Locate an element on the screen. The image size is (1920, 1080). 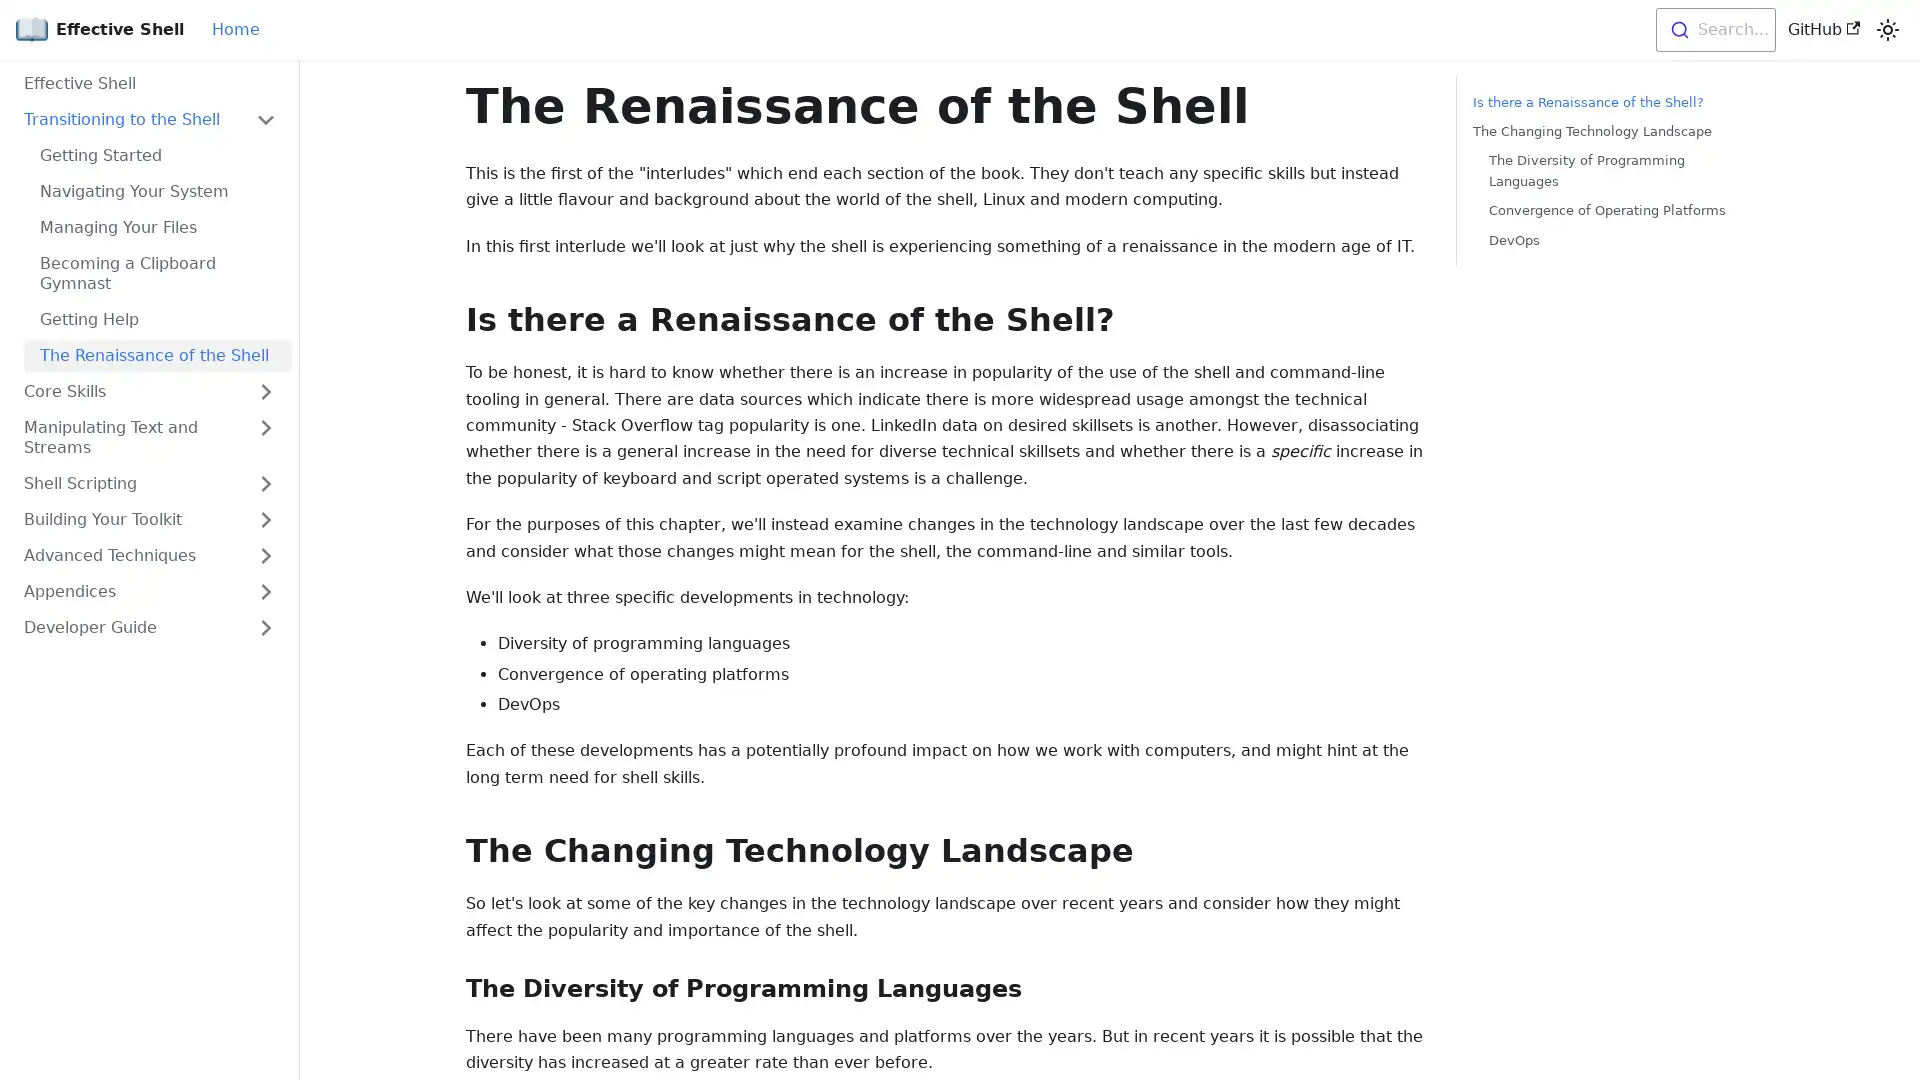
Toggle the collapsible sidebar category 'Advanced Techniques' is located at coordinates (264, 555).